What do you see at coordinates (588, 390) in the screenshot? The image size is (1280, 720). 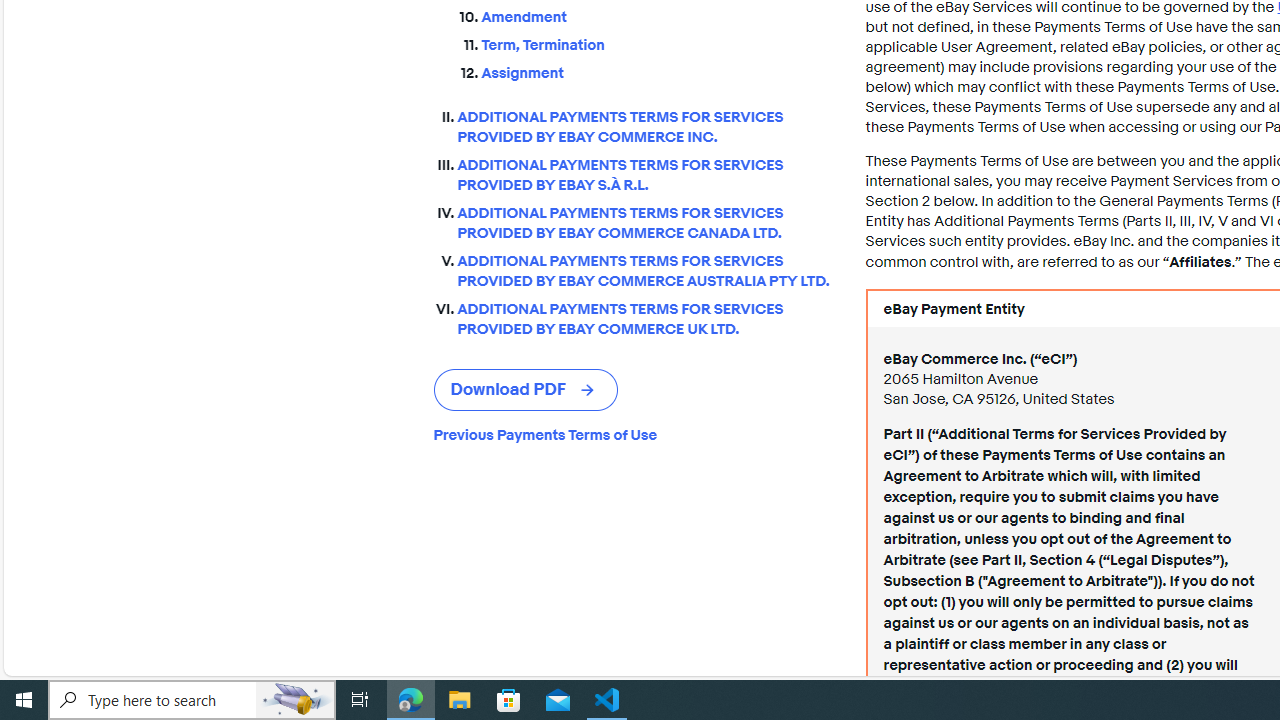 I see `'Class: ski-btn__arrow'` at bounding box center [588, 390].